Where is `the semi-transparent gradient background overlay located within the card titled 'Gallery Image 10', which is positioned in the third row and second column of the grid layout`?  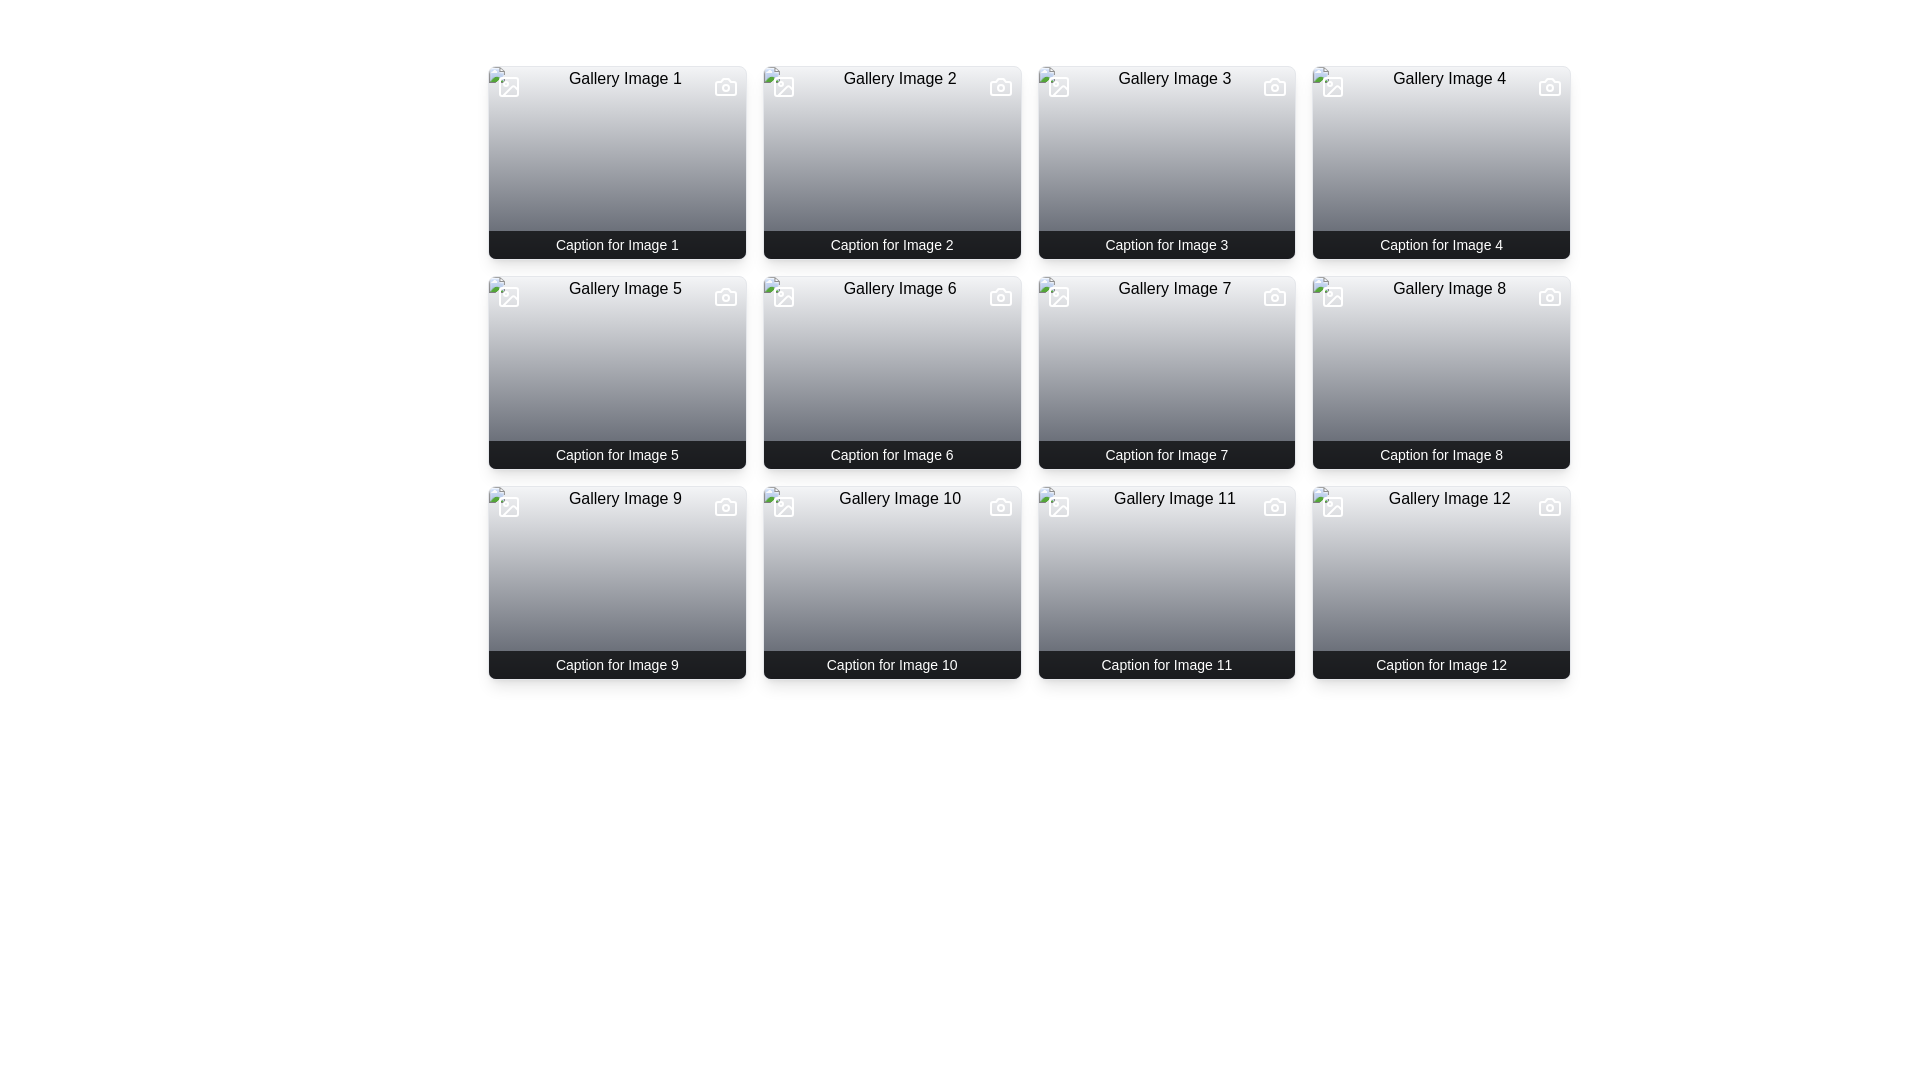 the semi-transparent gradient background overlay located within the card titled 'Gallery Image 10', which is positioned in the third row and second column of the grid layout is located at coordinates (891, 582).